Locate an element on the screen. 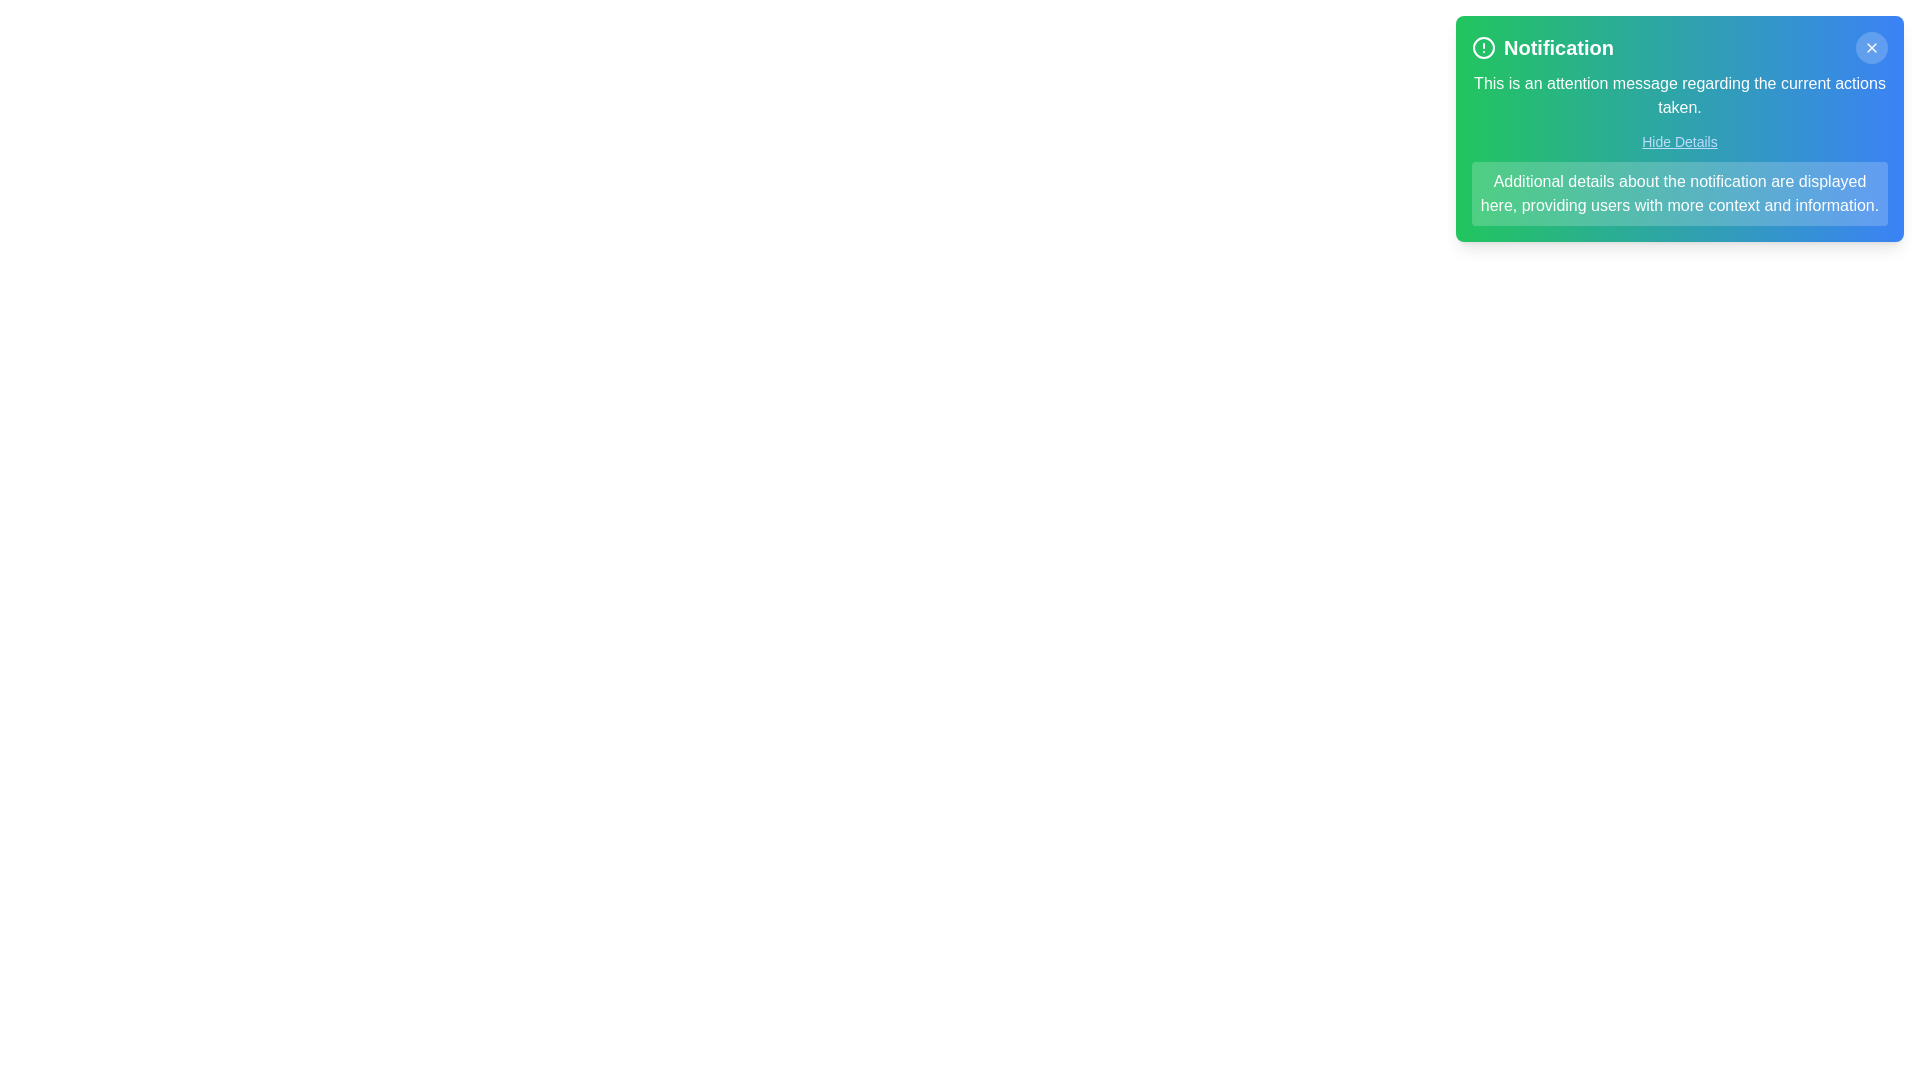 The height and width of the screenshot is (1080, 1920). close button to dismiss the notification is located at coordinates (1871, 46).